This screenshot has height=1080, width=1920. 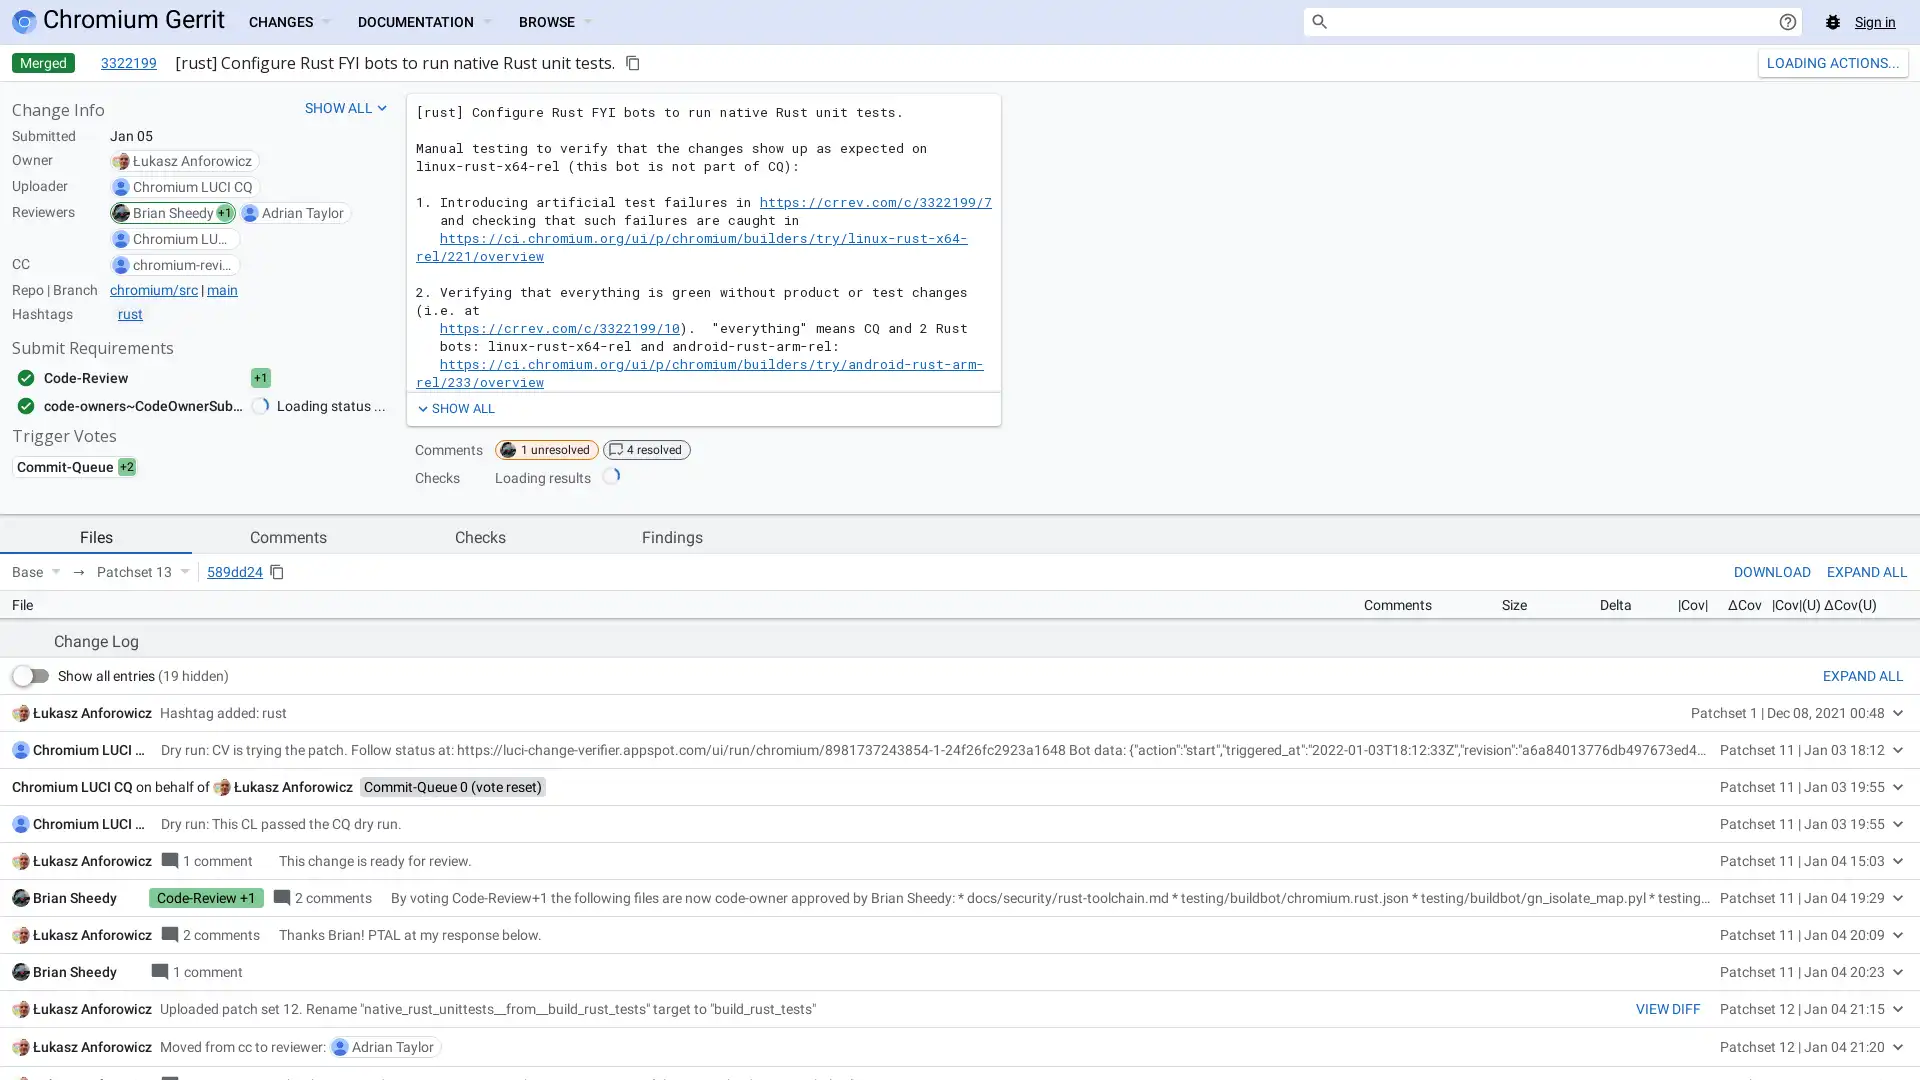 I want to click on FILE BUG, so click(x=1873, y=870).